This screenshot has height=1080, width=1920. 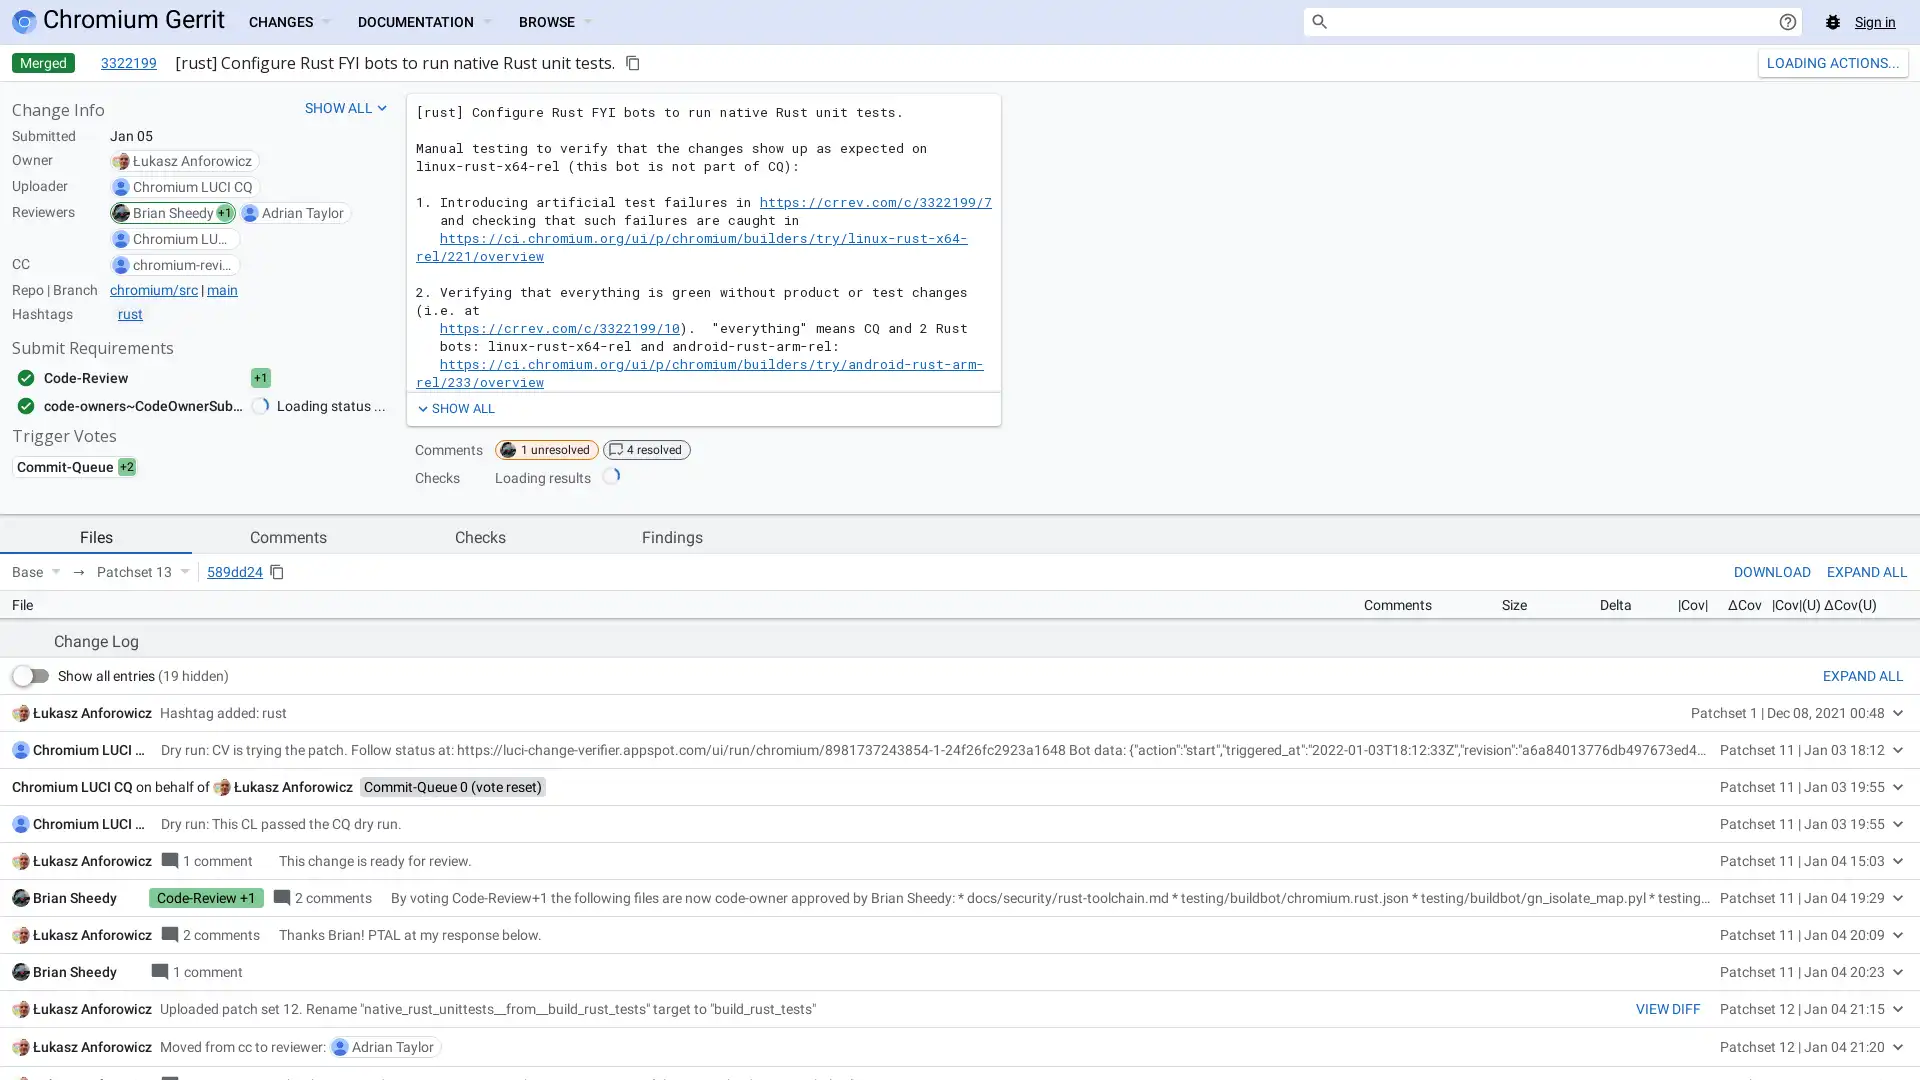 I want to click on FILE BUG, so click(x=1873, y=870).